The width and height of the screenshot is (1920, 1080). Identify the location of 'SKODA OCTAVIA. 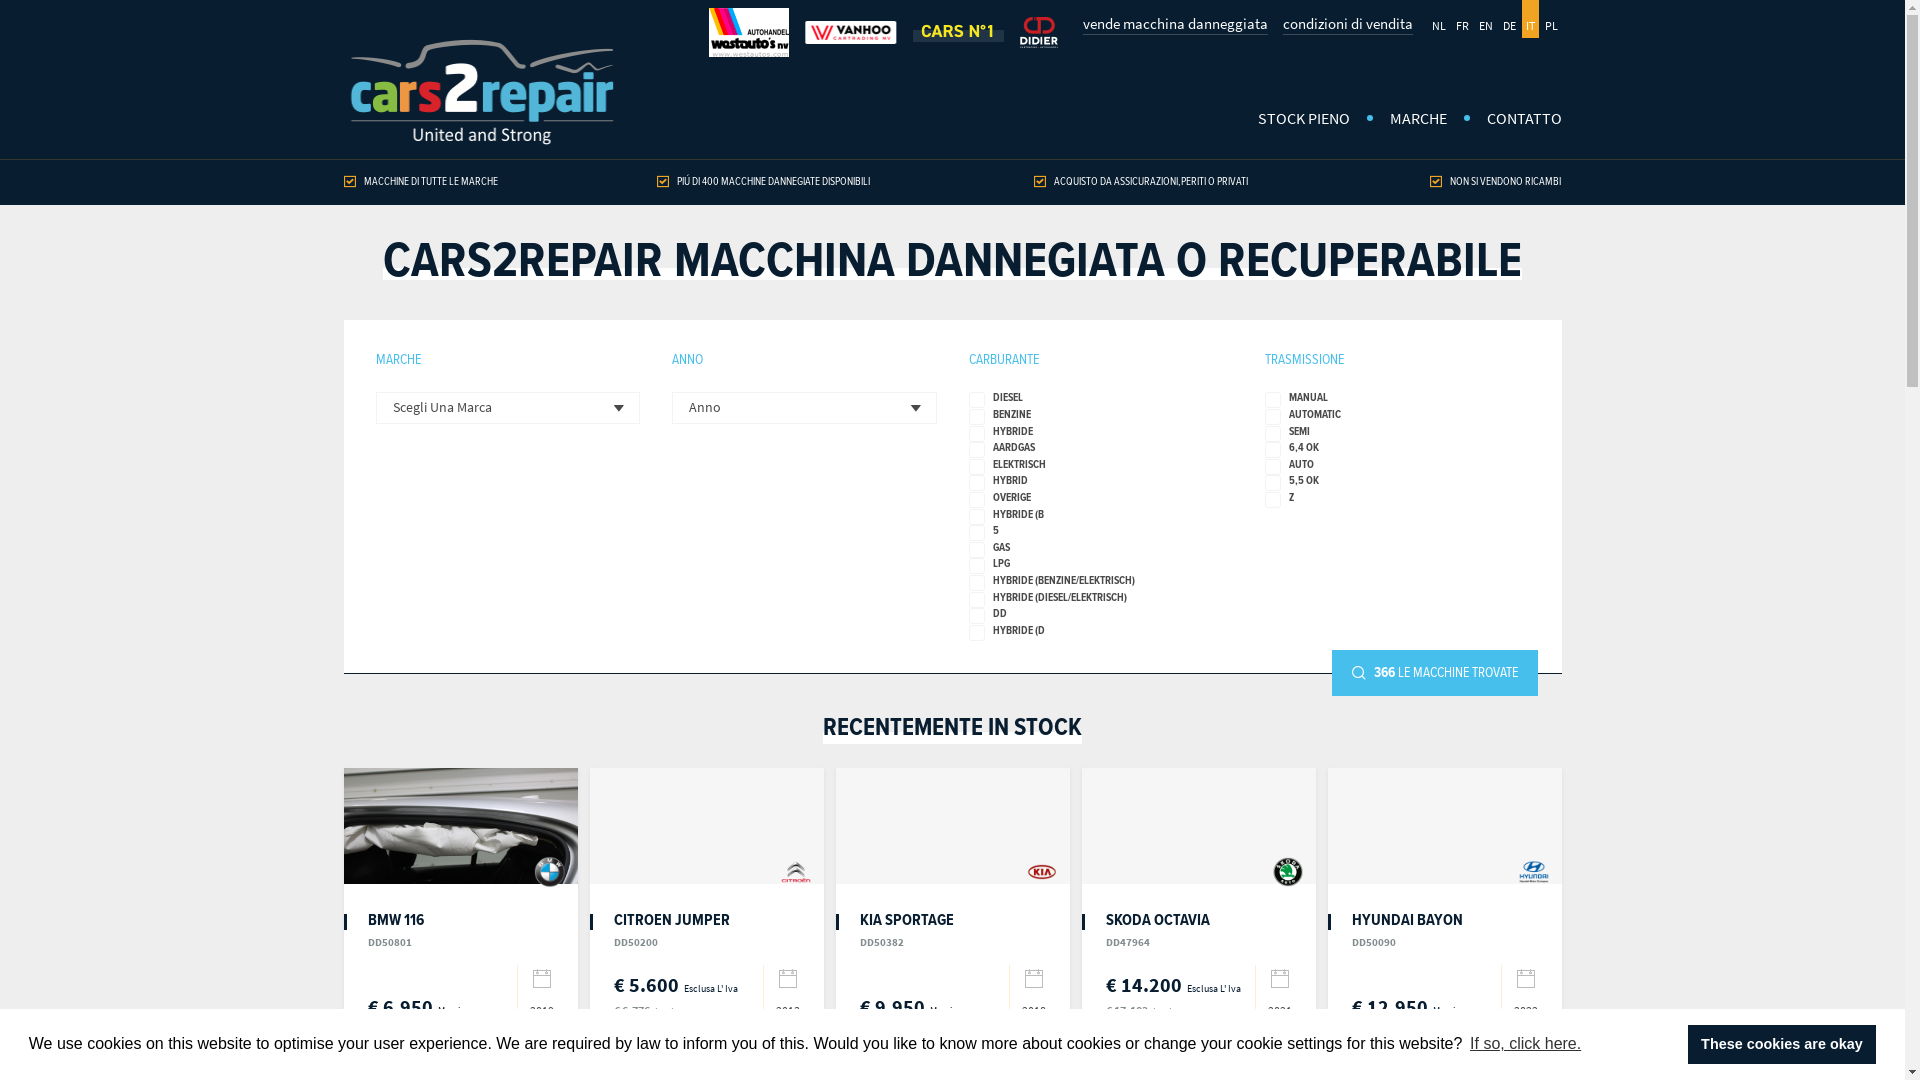
(1157, 929).